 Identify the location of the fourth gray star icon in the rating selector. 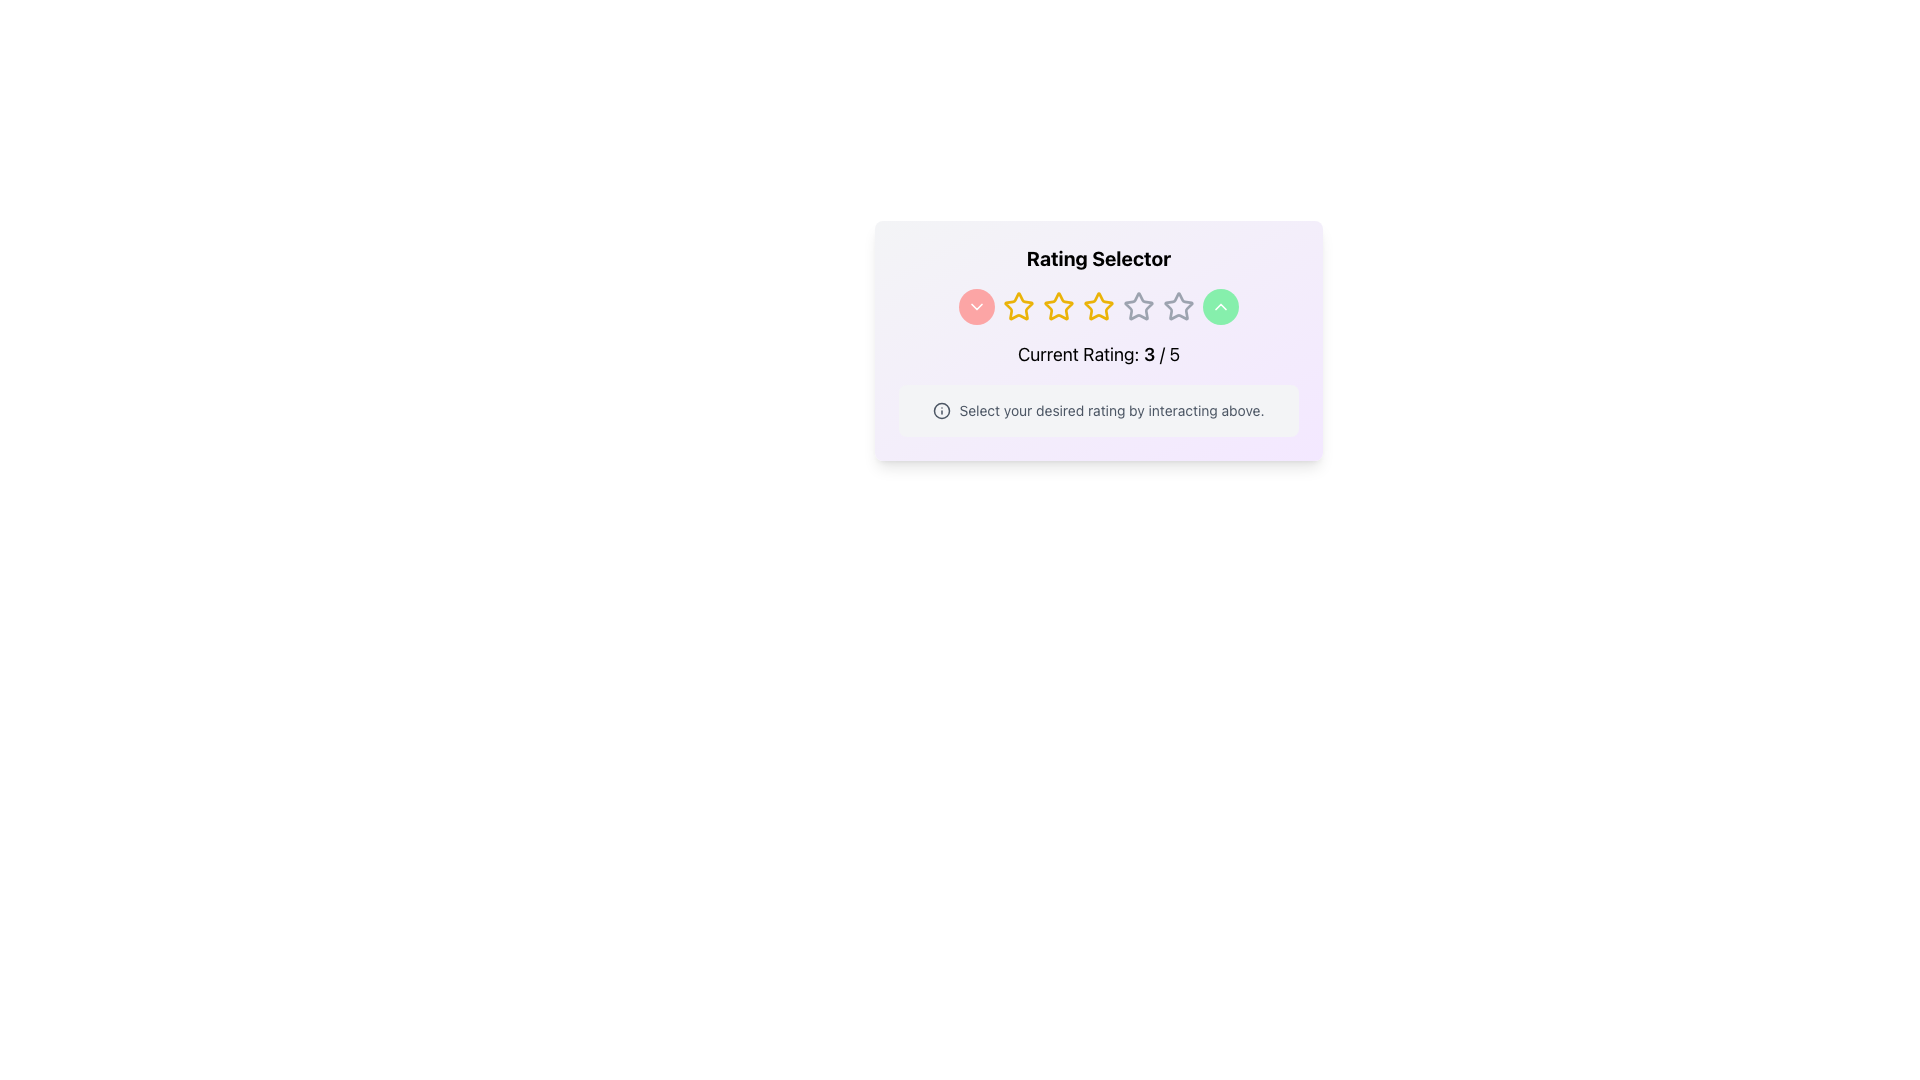
(1177, 305).